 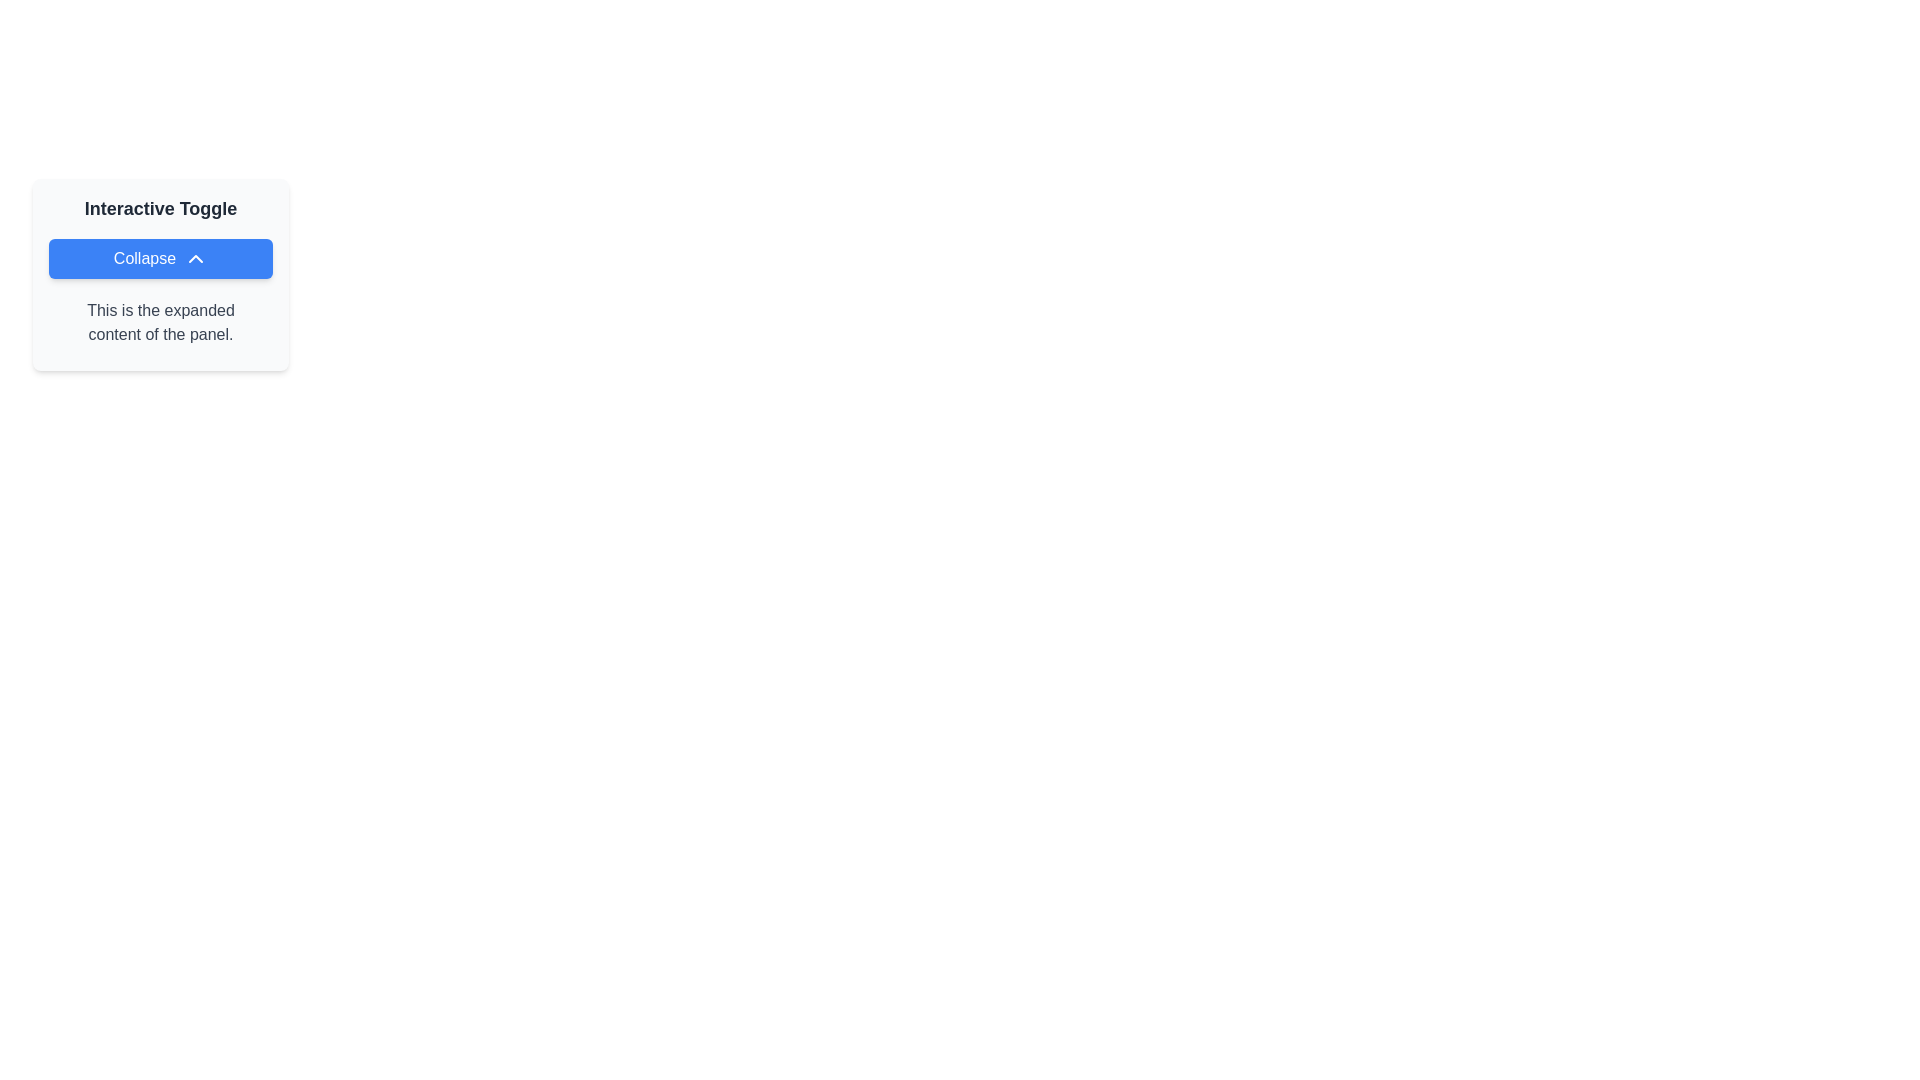 What do you see at coordinates (160, 208) in the screenshot?
I see `the static text element labeled 'Interactive Toggle', which is bold and prominently styled, positioned above the blue 'Collapse' button` at bounding box center [160, 208].